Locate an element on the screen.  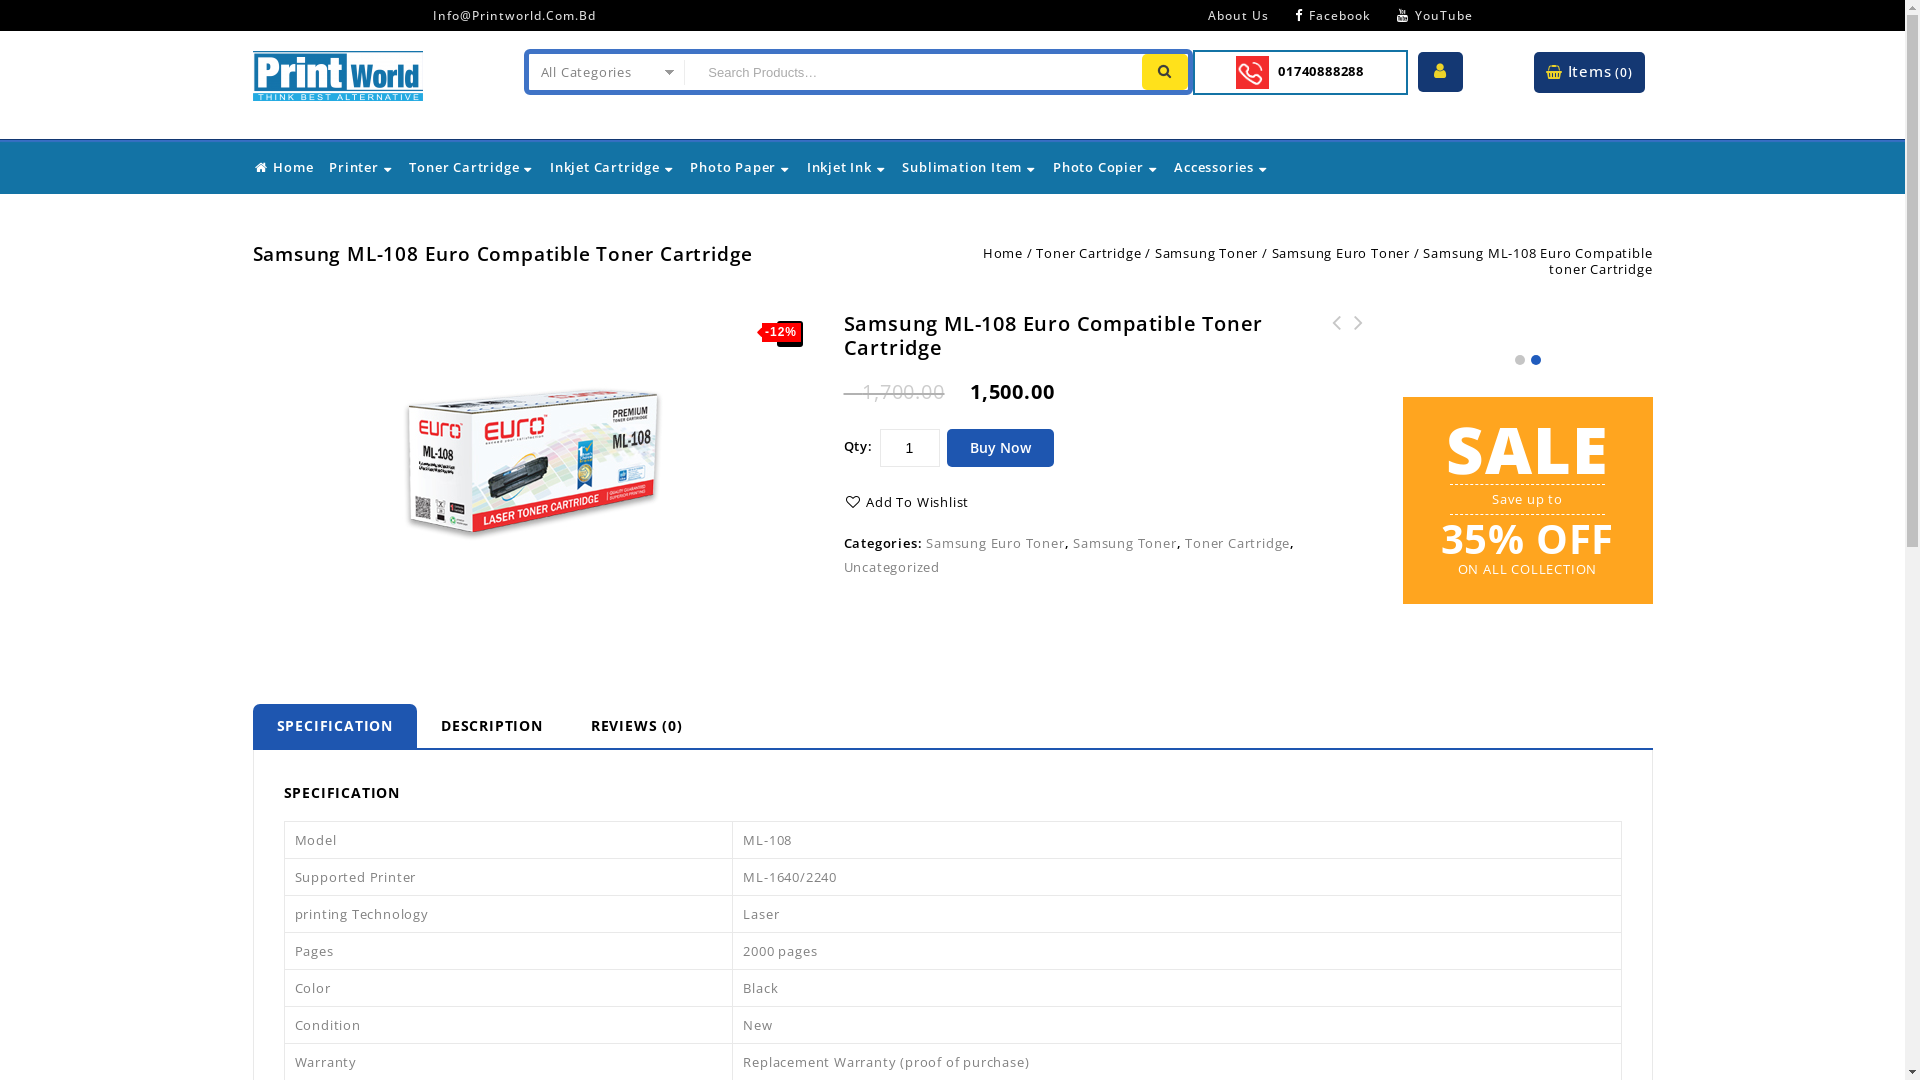
'Uncategorized' is located at coordinates (891, 567).